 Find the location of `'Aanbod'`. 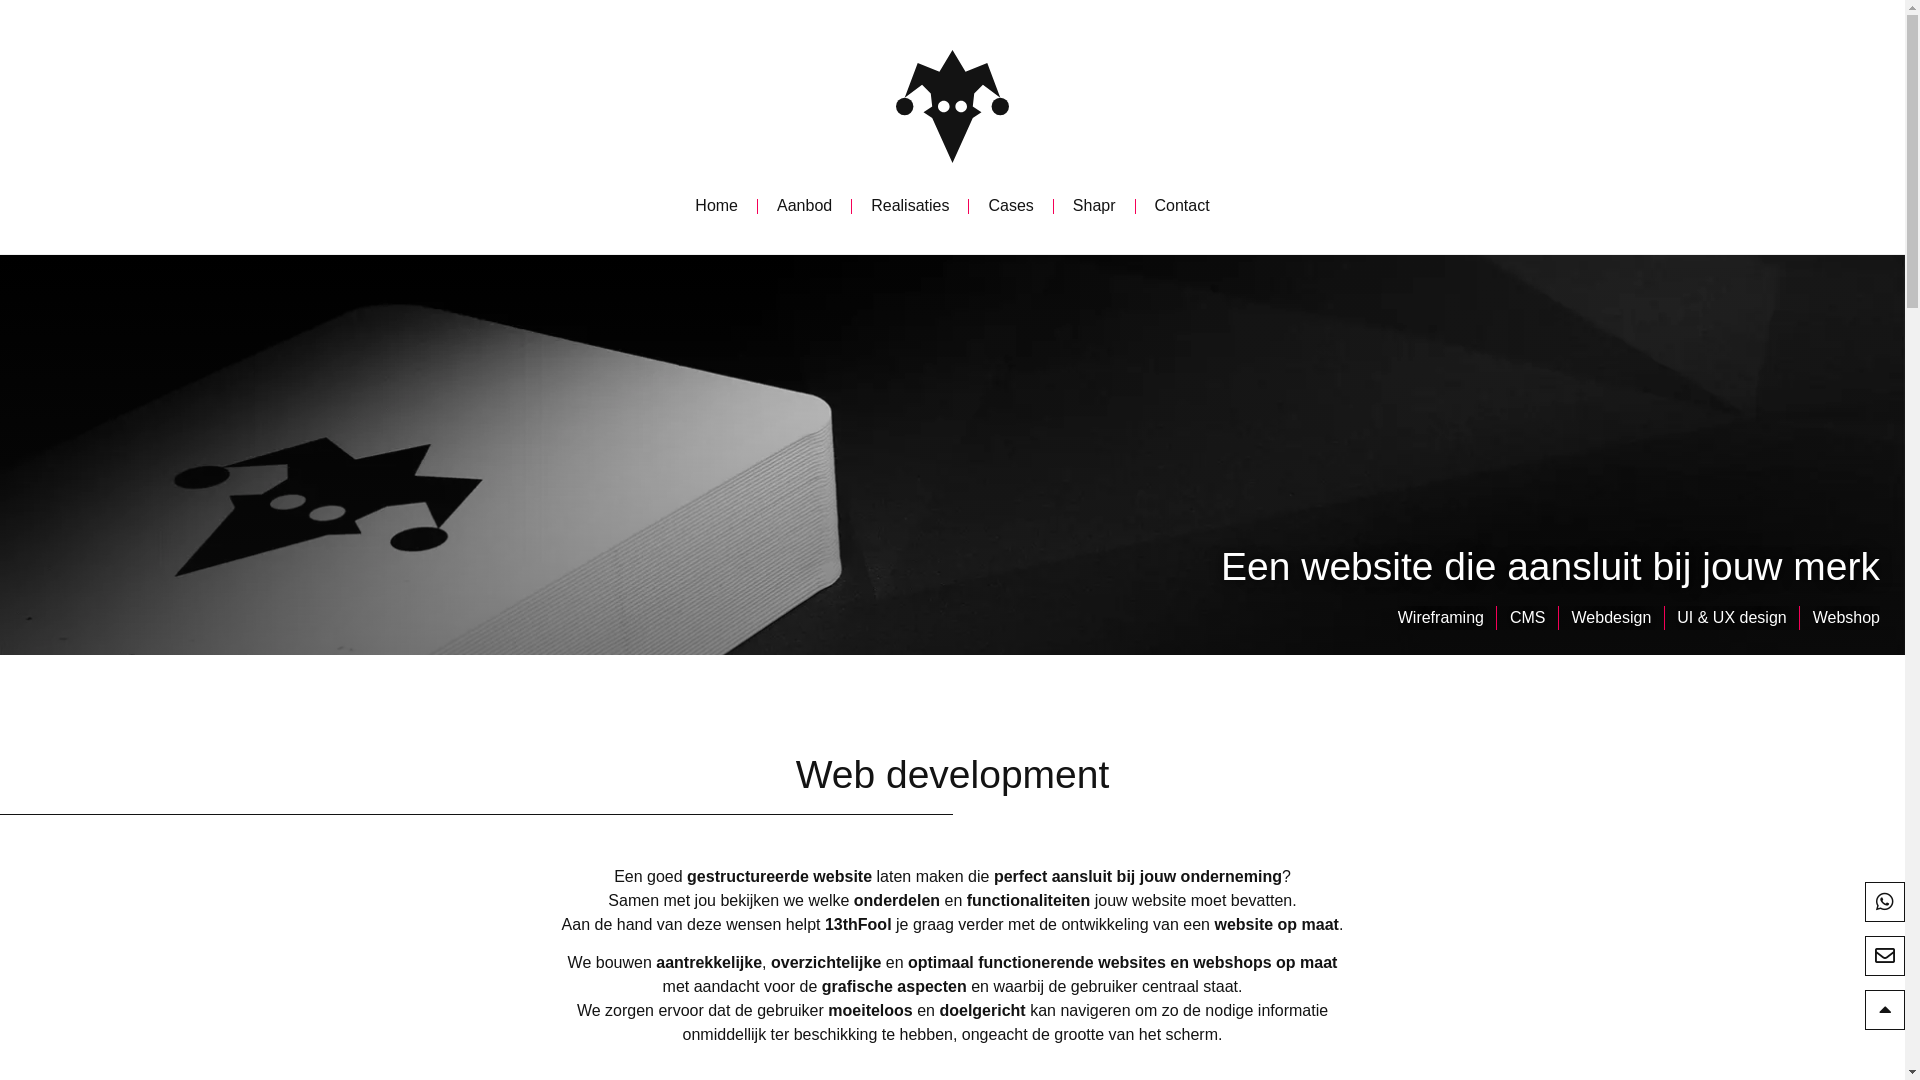

'Aanbod' is located at coordinates (804, 205).